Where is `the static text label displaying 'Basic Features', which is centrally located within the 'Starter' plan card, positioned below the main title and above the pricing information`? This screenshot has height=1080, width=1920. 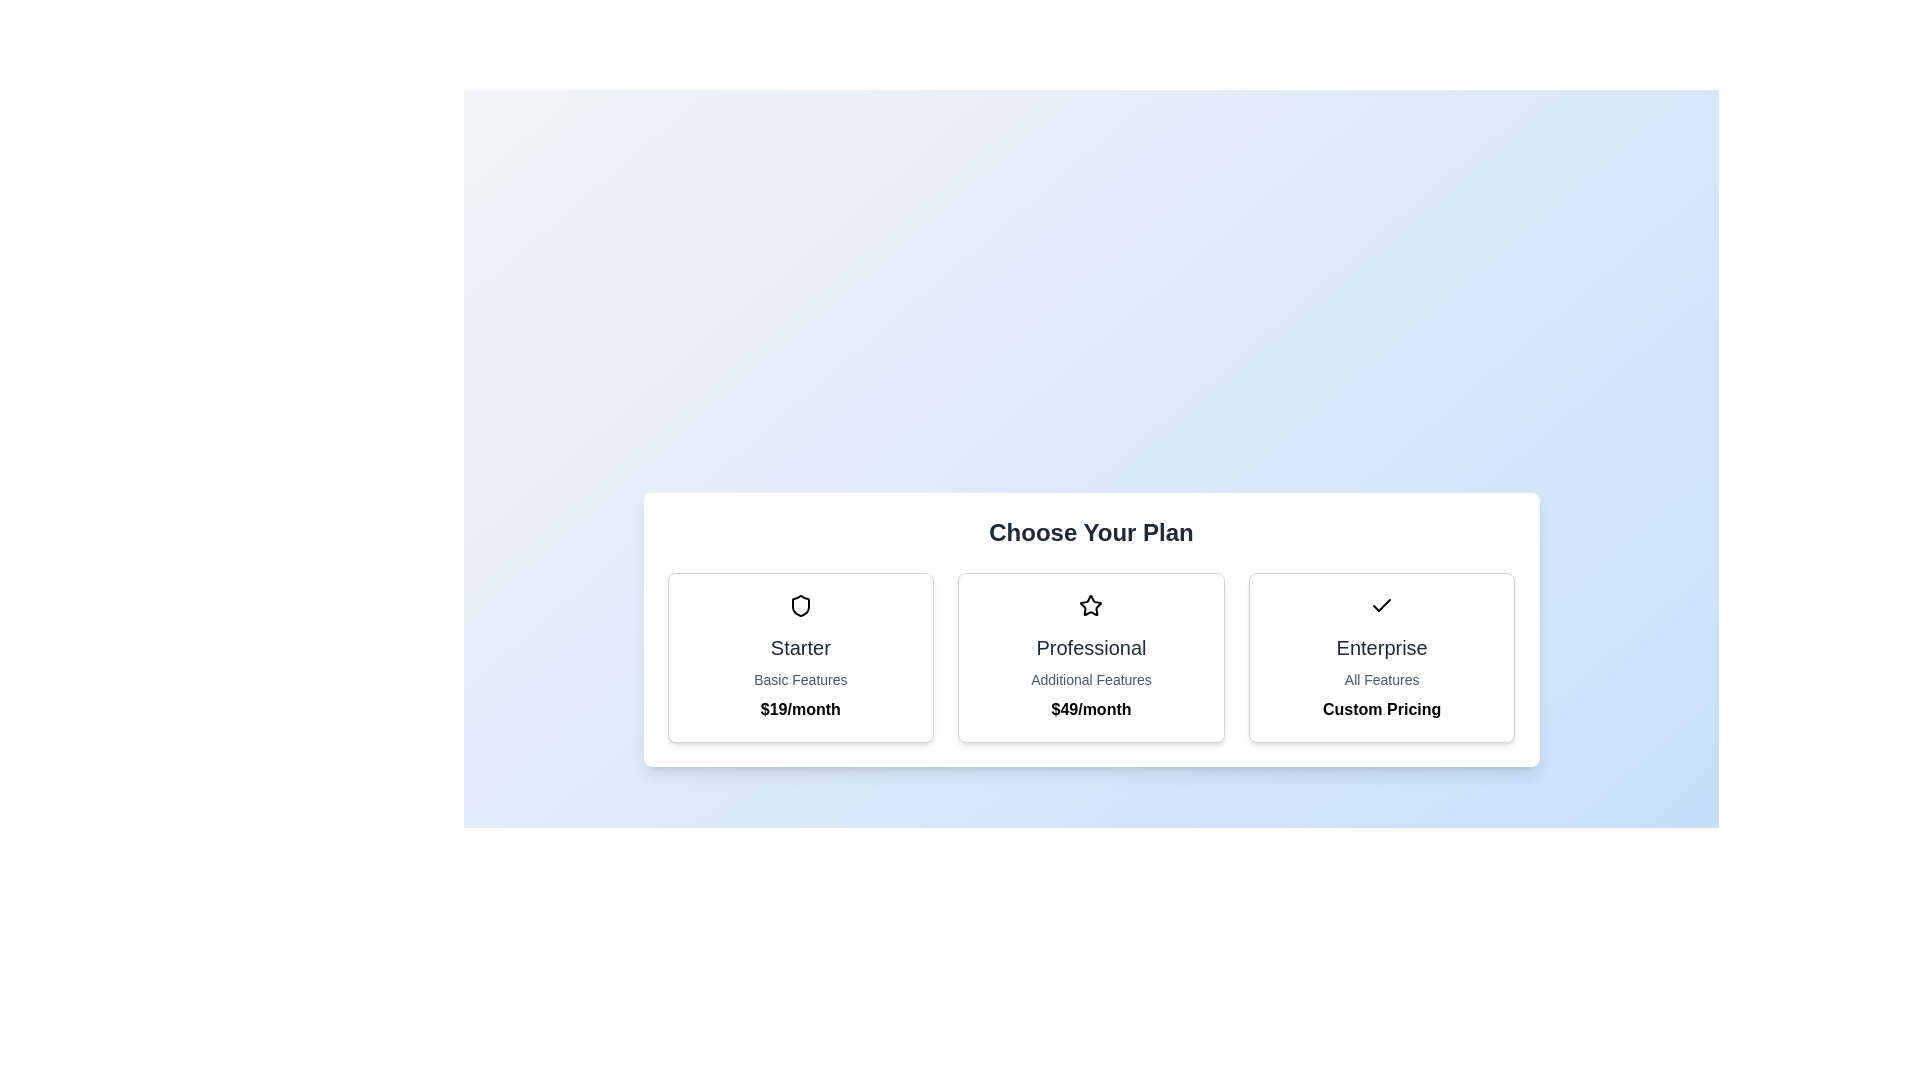
the static text label displaying 'Basic Features', which is centrally located within the 'Starter' plan card, positioned below the main title and above the pricing information is located at coordinates (800, 678).